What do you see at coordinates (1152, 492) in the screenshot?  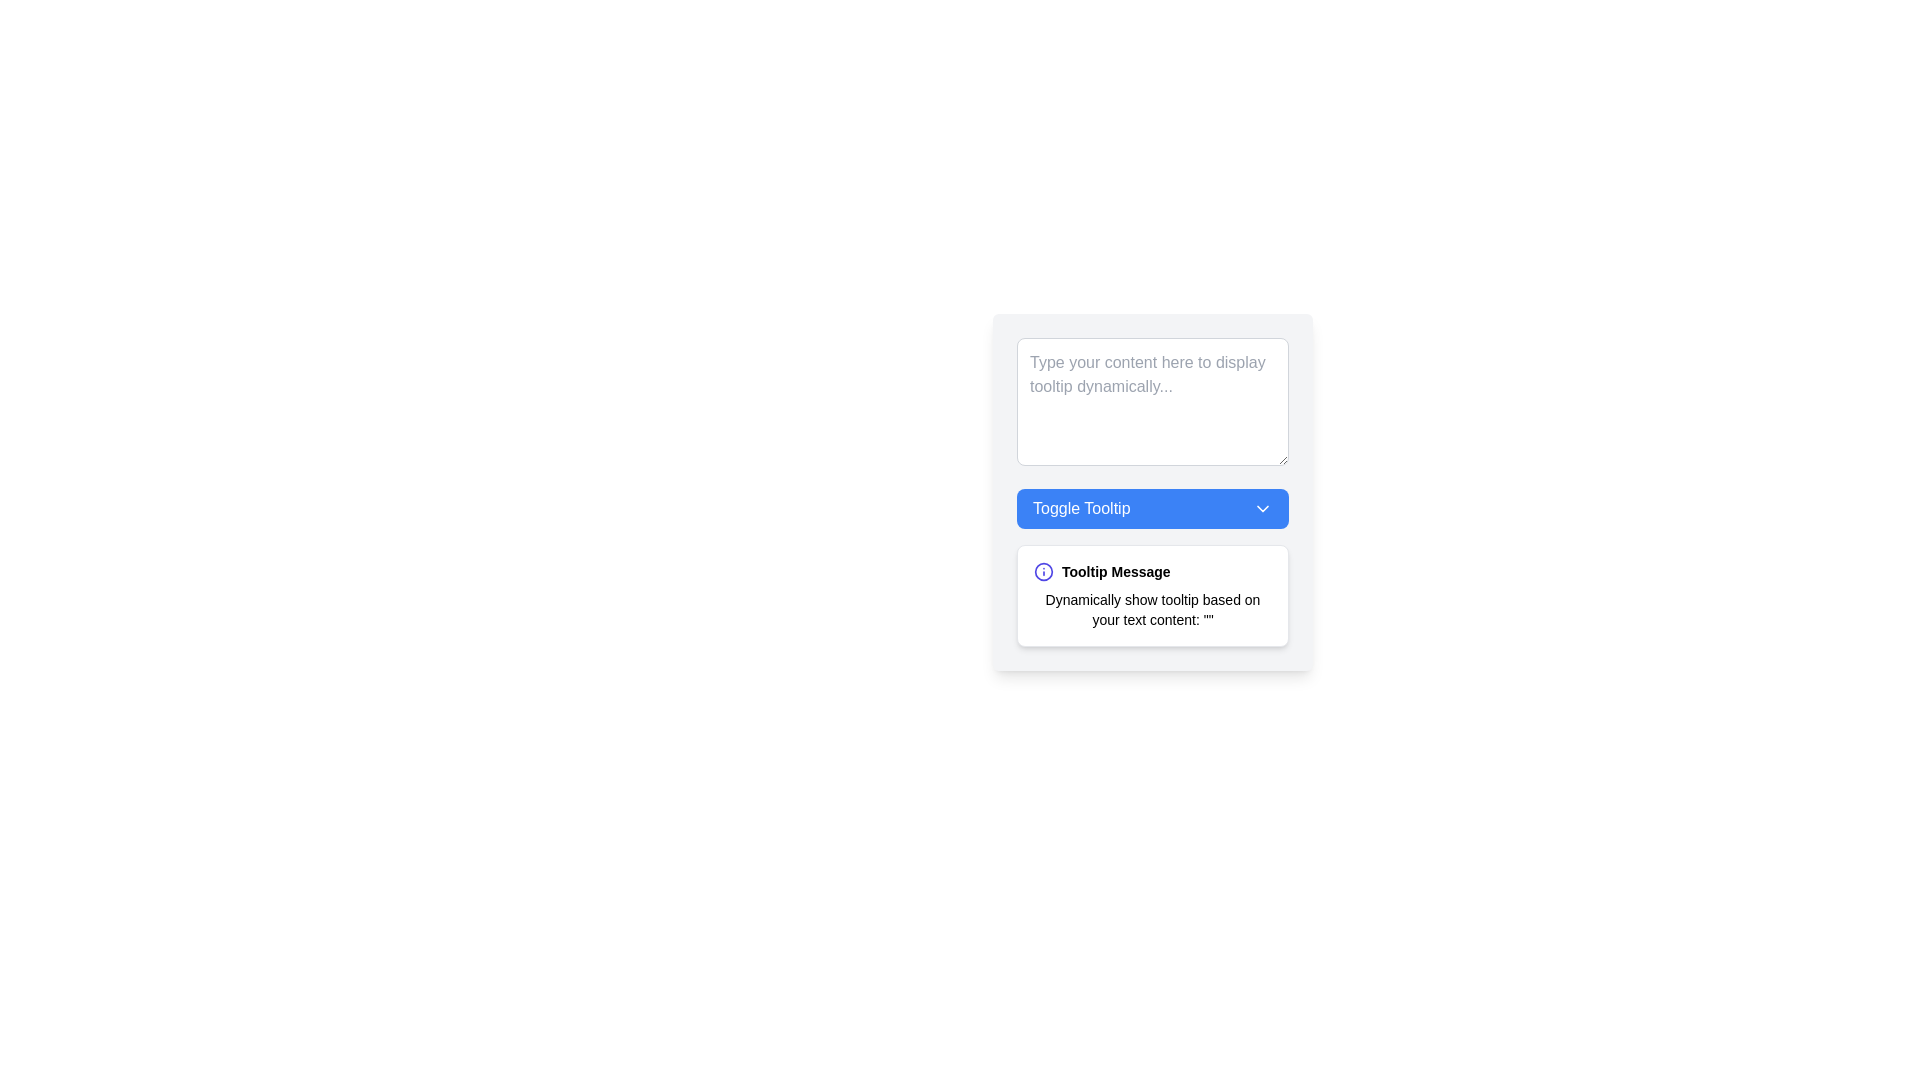 I see `the 'Toggle Tooltip' button, which is a medium blue rectangular button with rounded corners and white text` at bounding box center [1152, 492].